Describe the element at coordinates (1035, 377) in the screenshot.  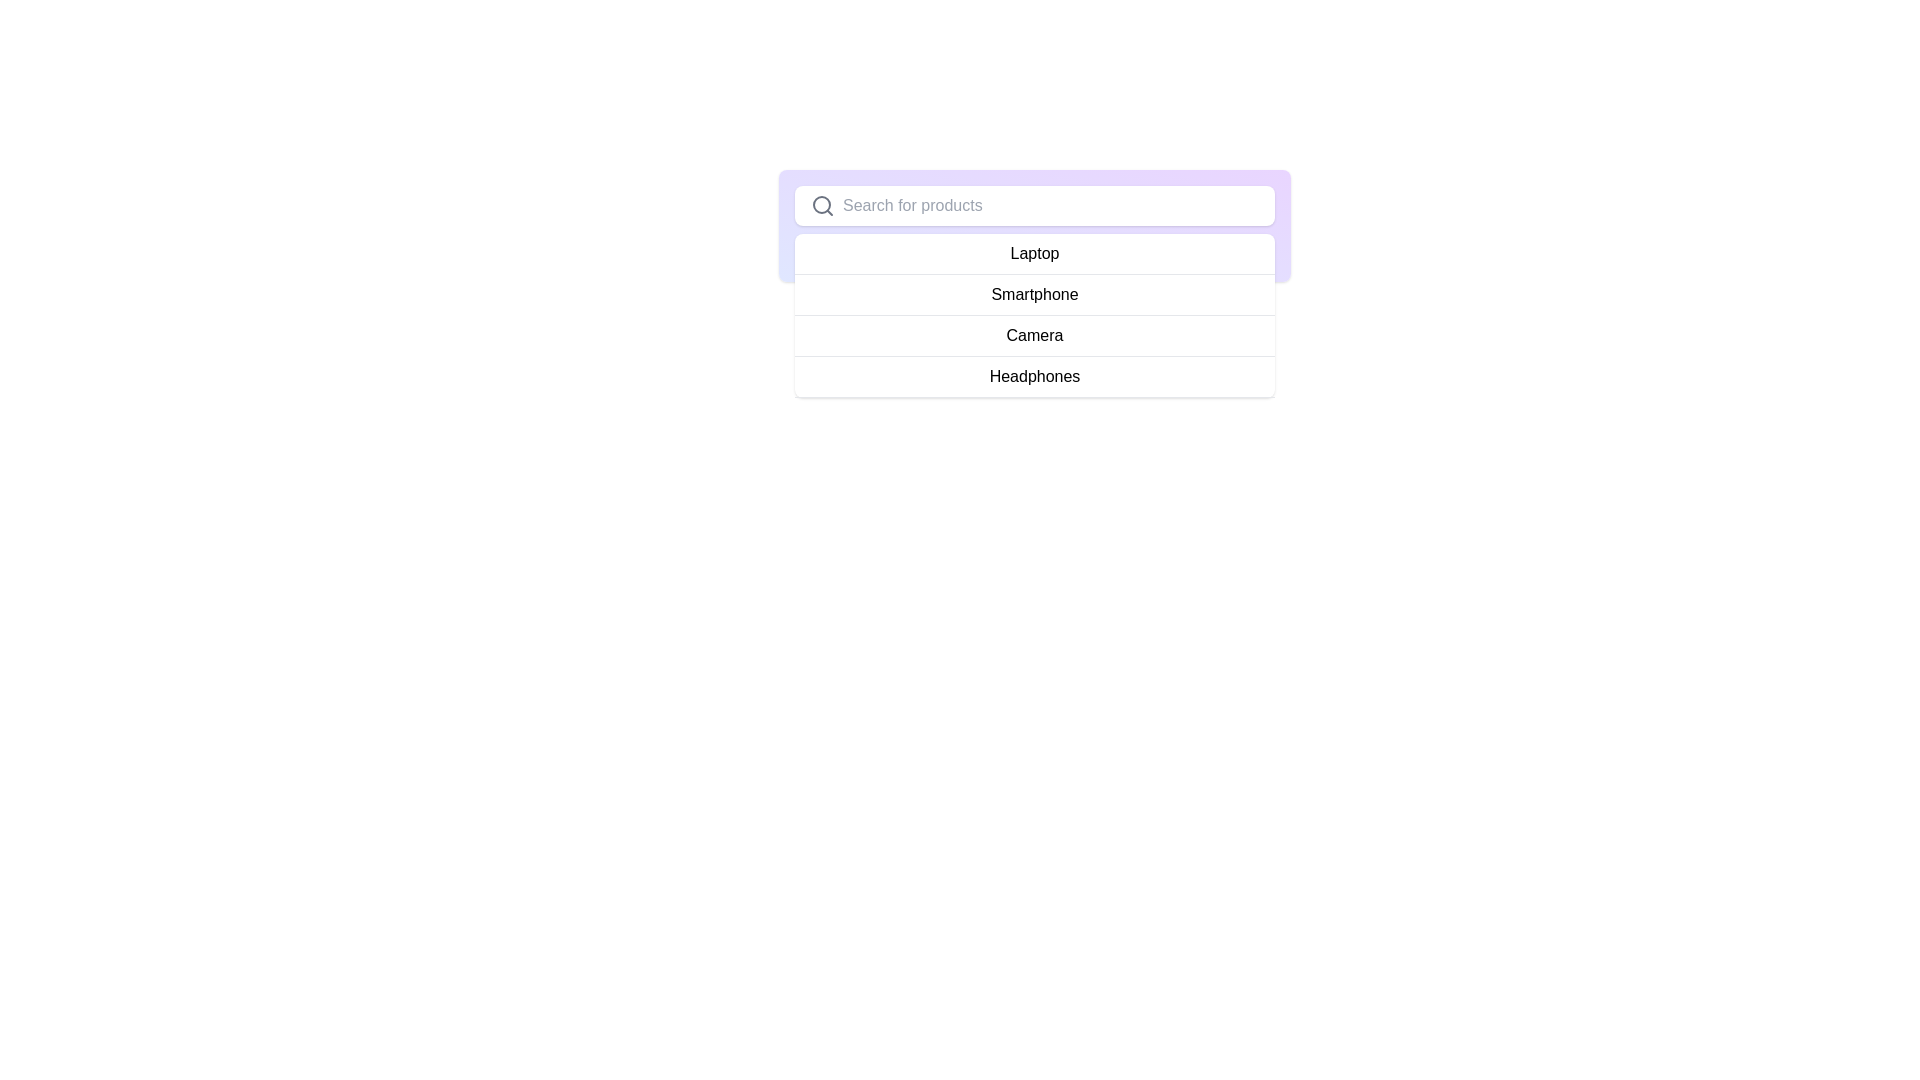
I see `the fourth list item labeled 'Headphones' in the dropdown menu` at that location.